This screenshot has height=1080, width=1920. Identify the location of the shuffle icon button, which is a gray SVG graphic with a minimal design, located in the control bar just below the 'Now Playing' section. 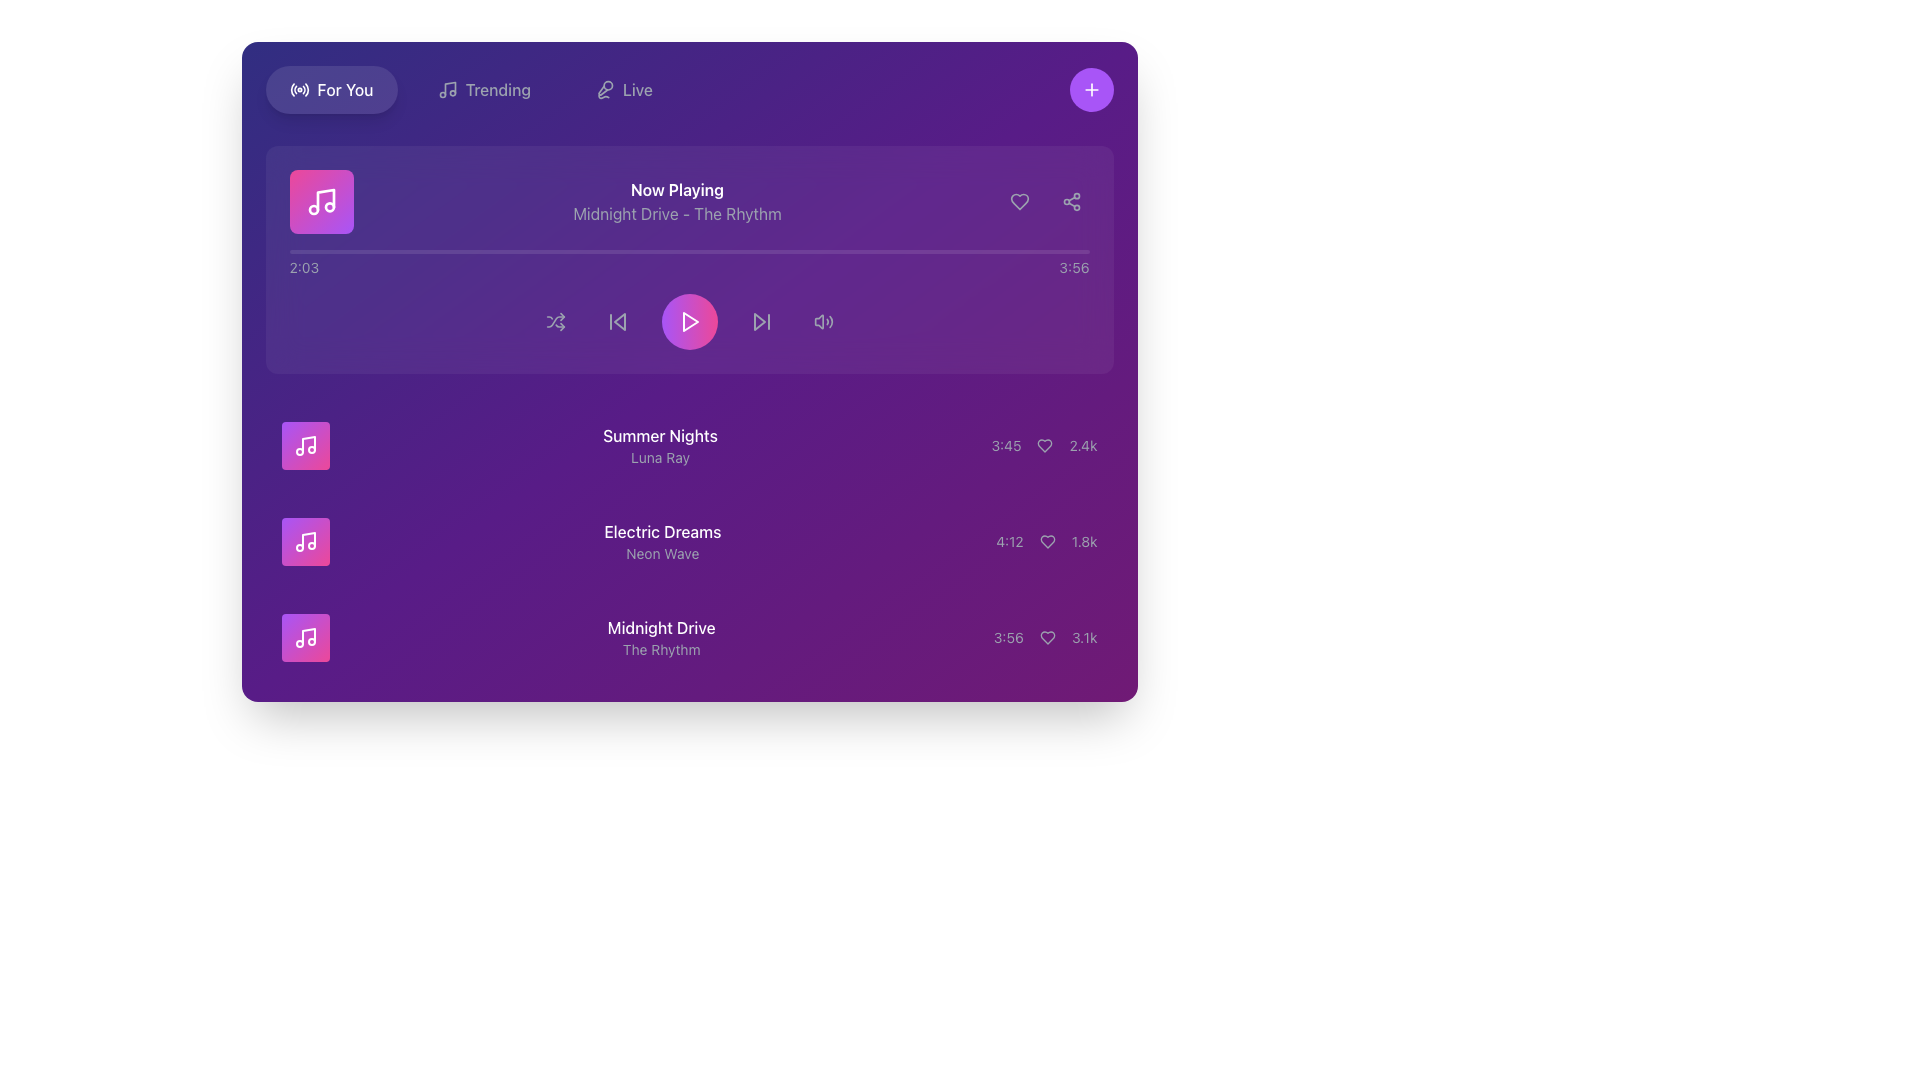
(555, 320).